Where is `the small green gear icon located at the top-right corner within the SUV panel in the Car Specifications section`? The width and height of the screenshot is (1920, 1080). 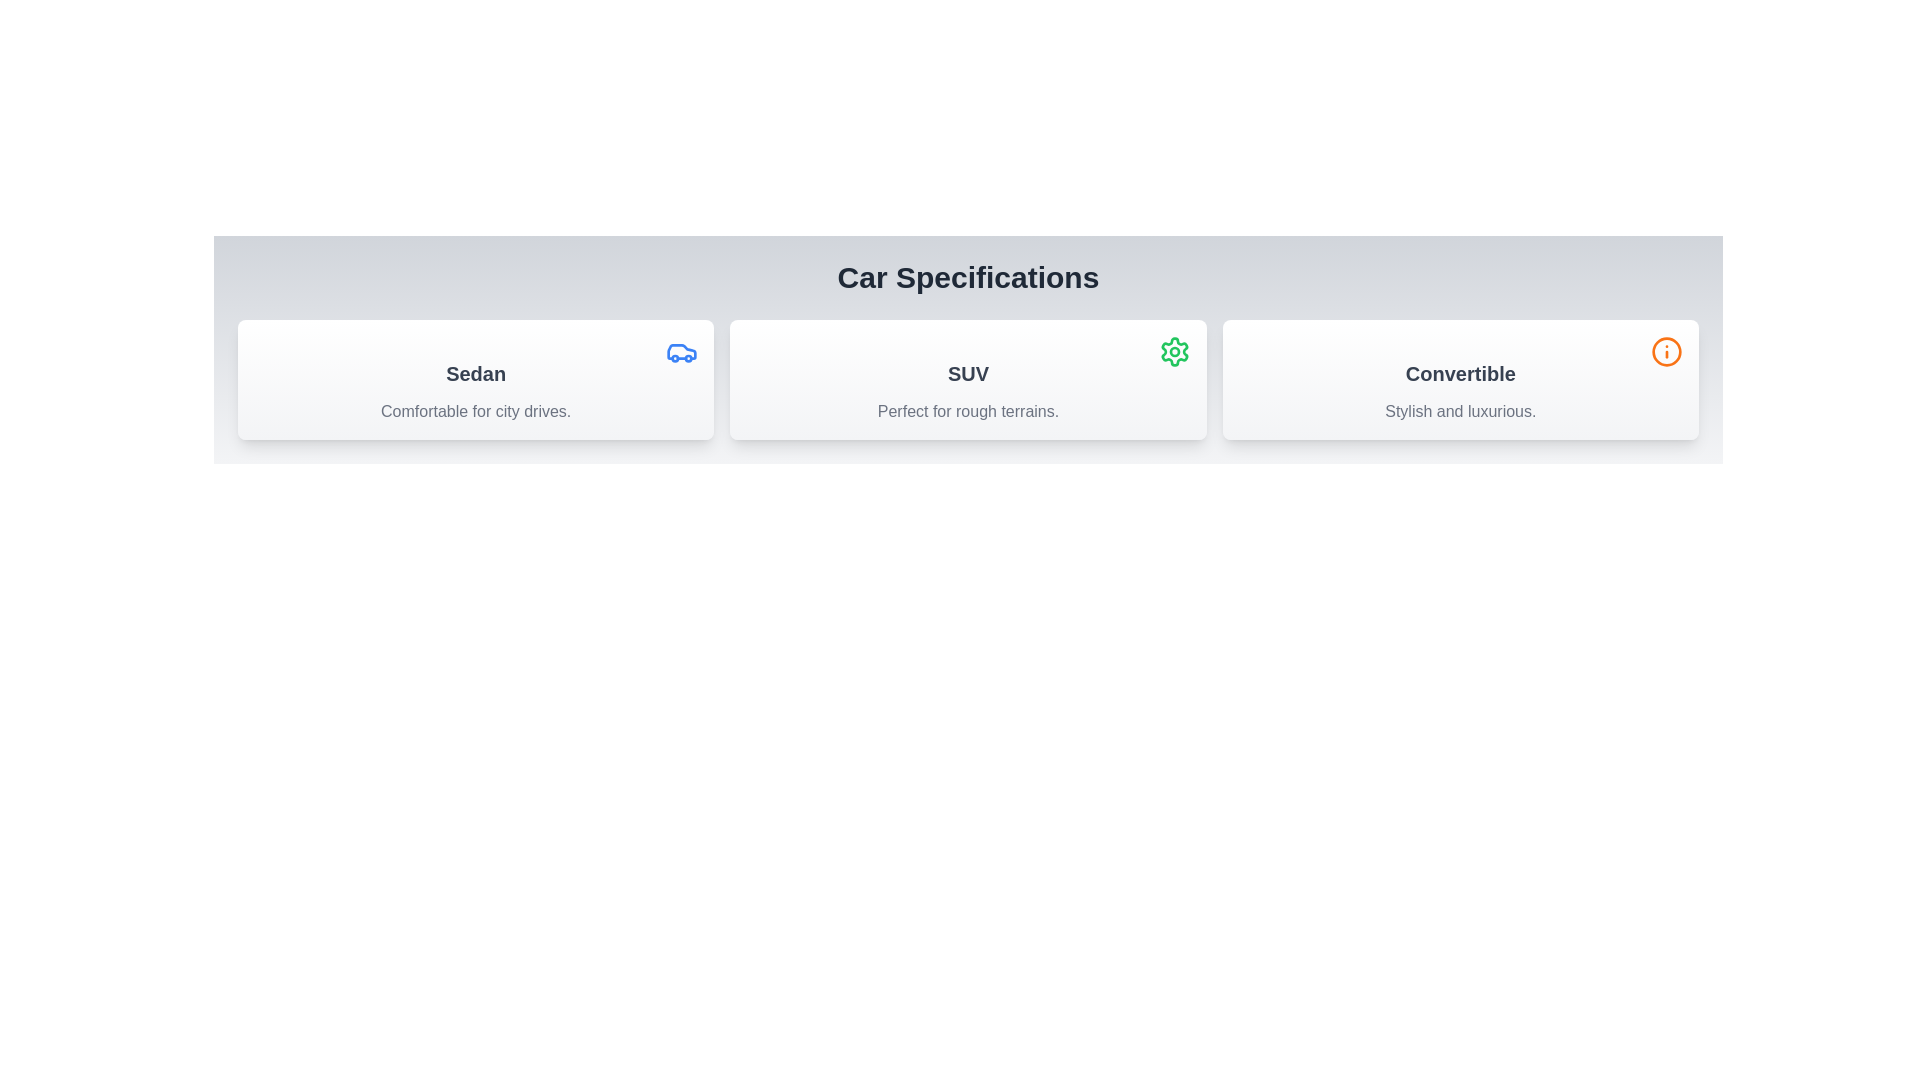
the small green gear icon located at the top-right corner within the SUV panel in the Car Specifications section is located at coordinates (1174, 350).